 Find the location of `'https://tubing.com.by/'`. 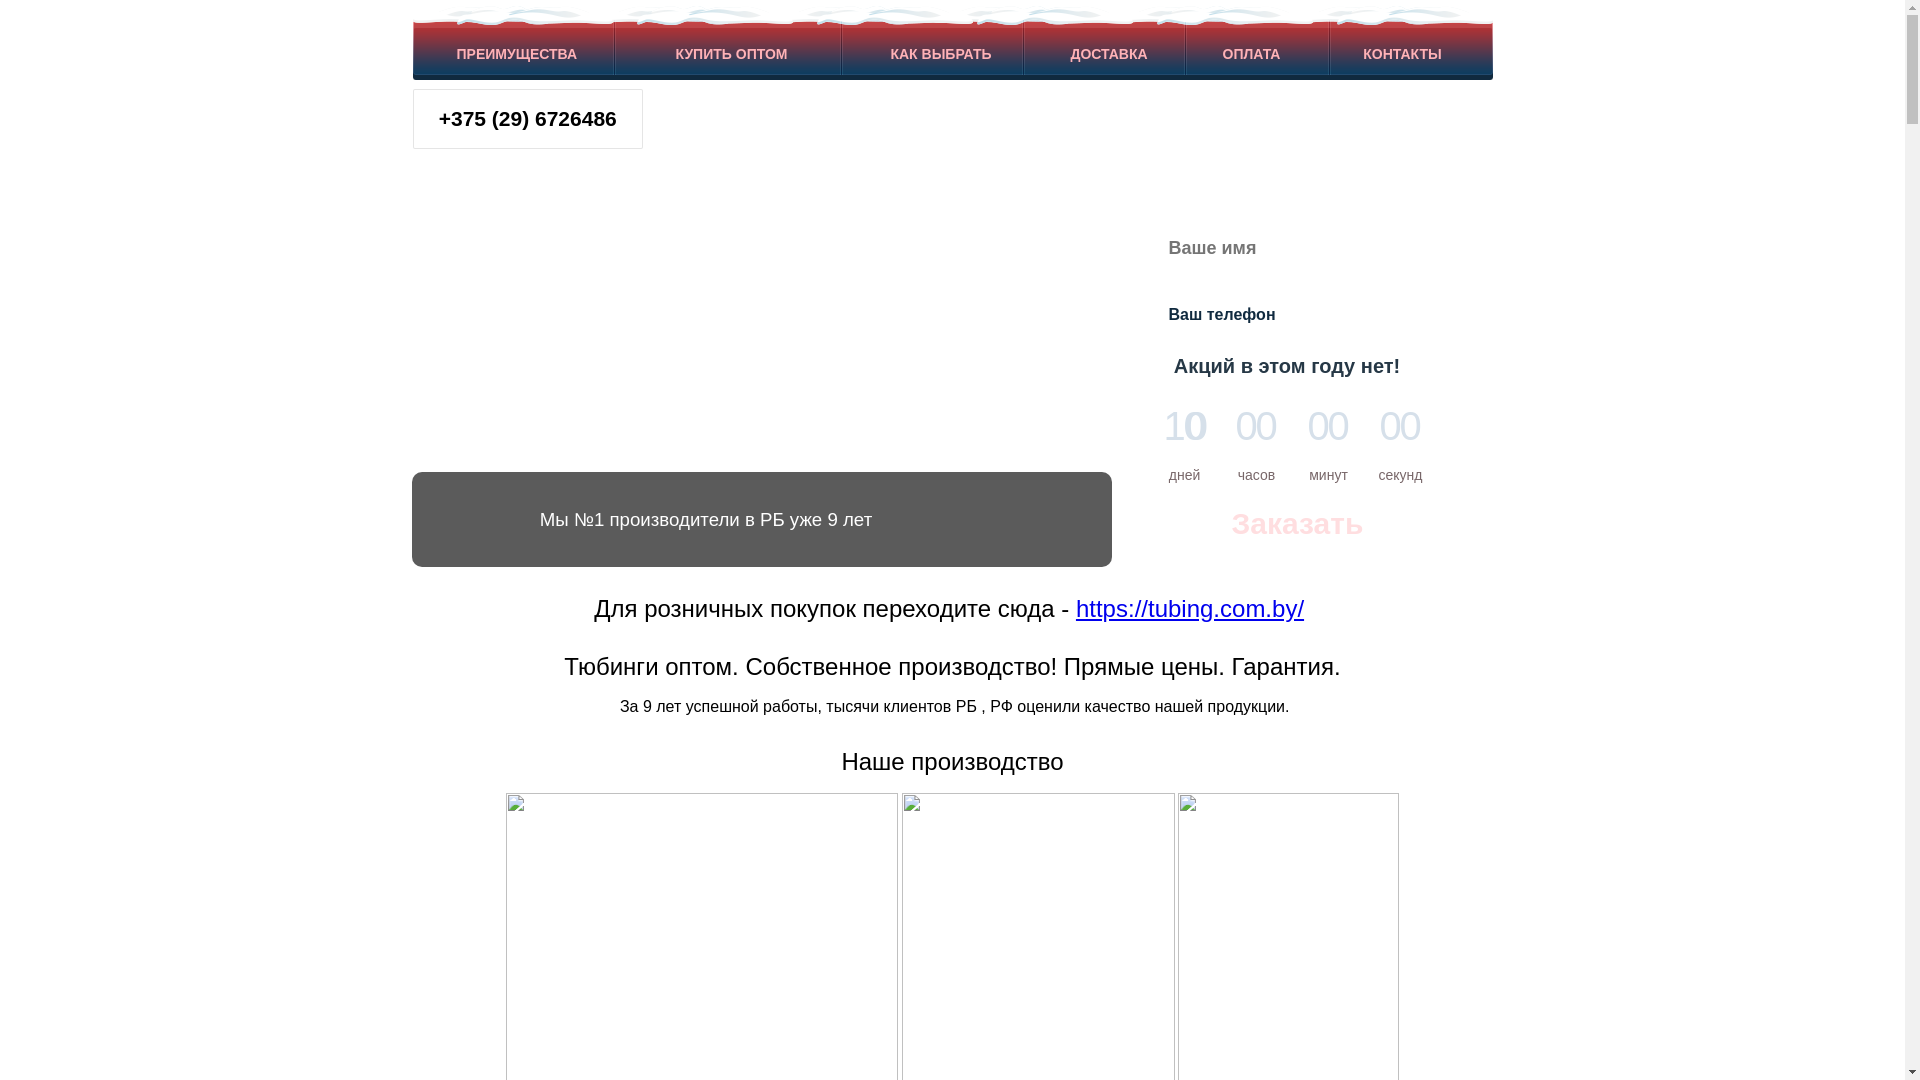

'https://tubing.com.by/' is located at coordinates (1190, 607).